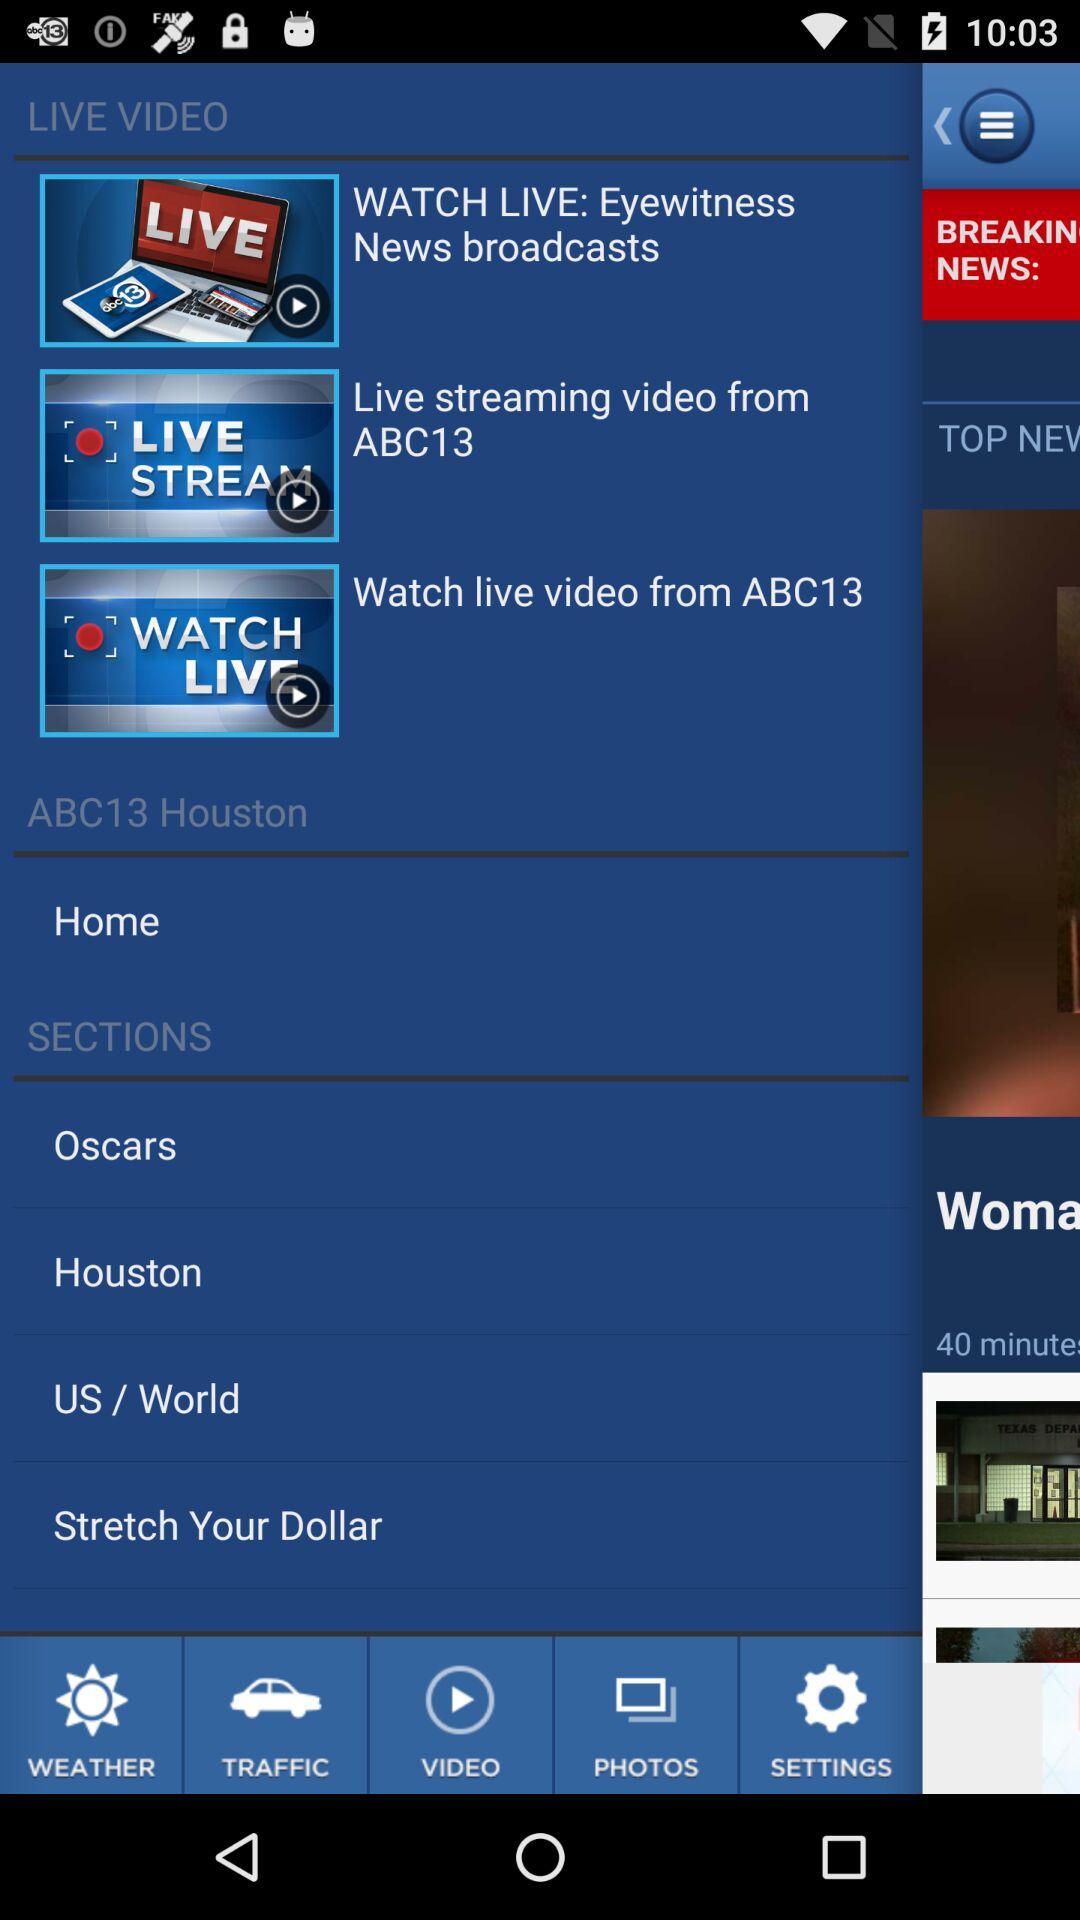  Describe the element at coordinates (276, 1714) in the screenshot. I see `the option beside weather` at that location.